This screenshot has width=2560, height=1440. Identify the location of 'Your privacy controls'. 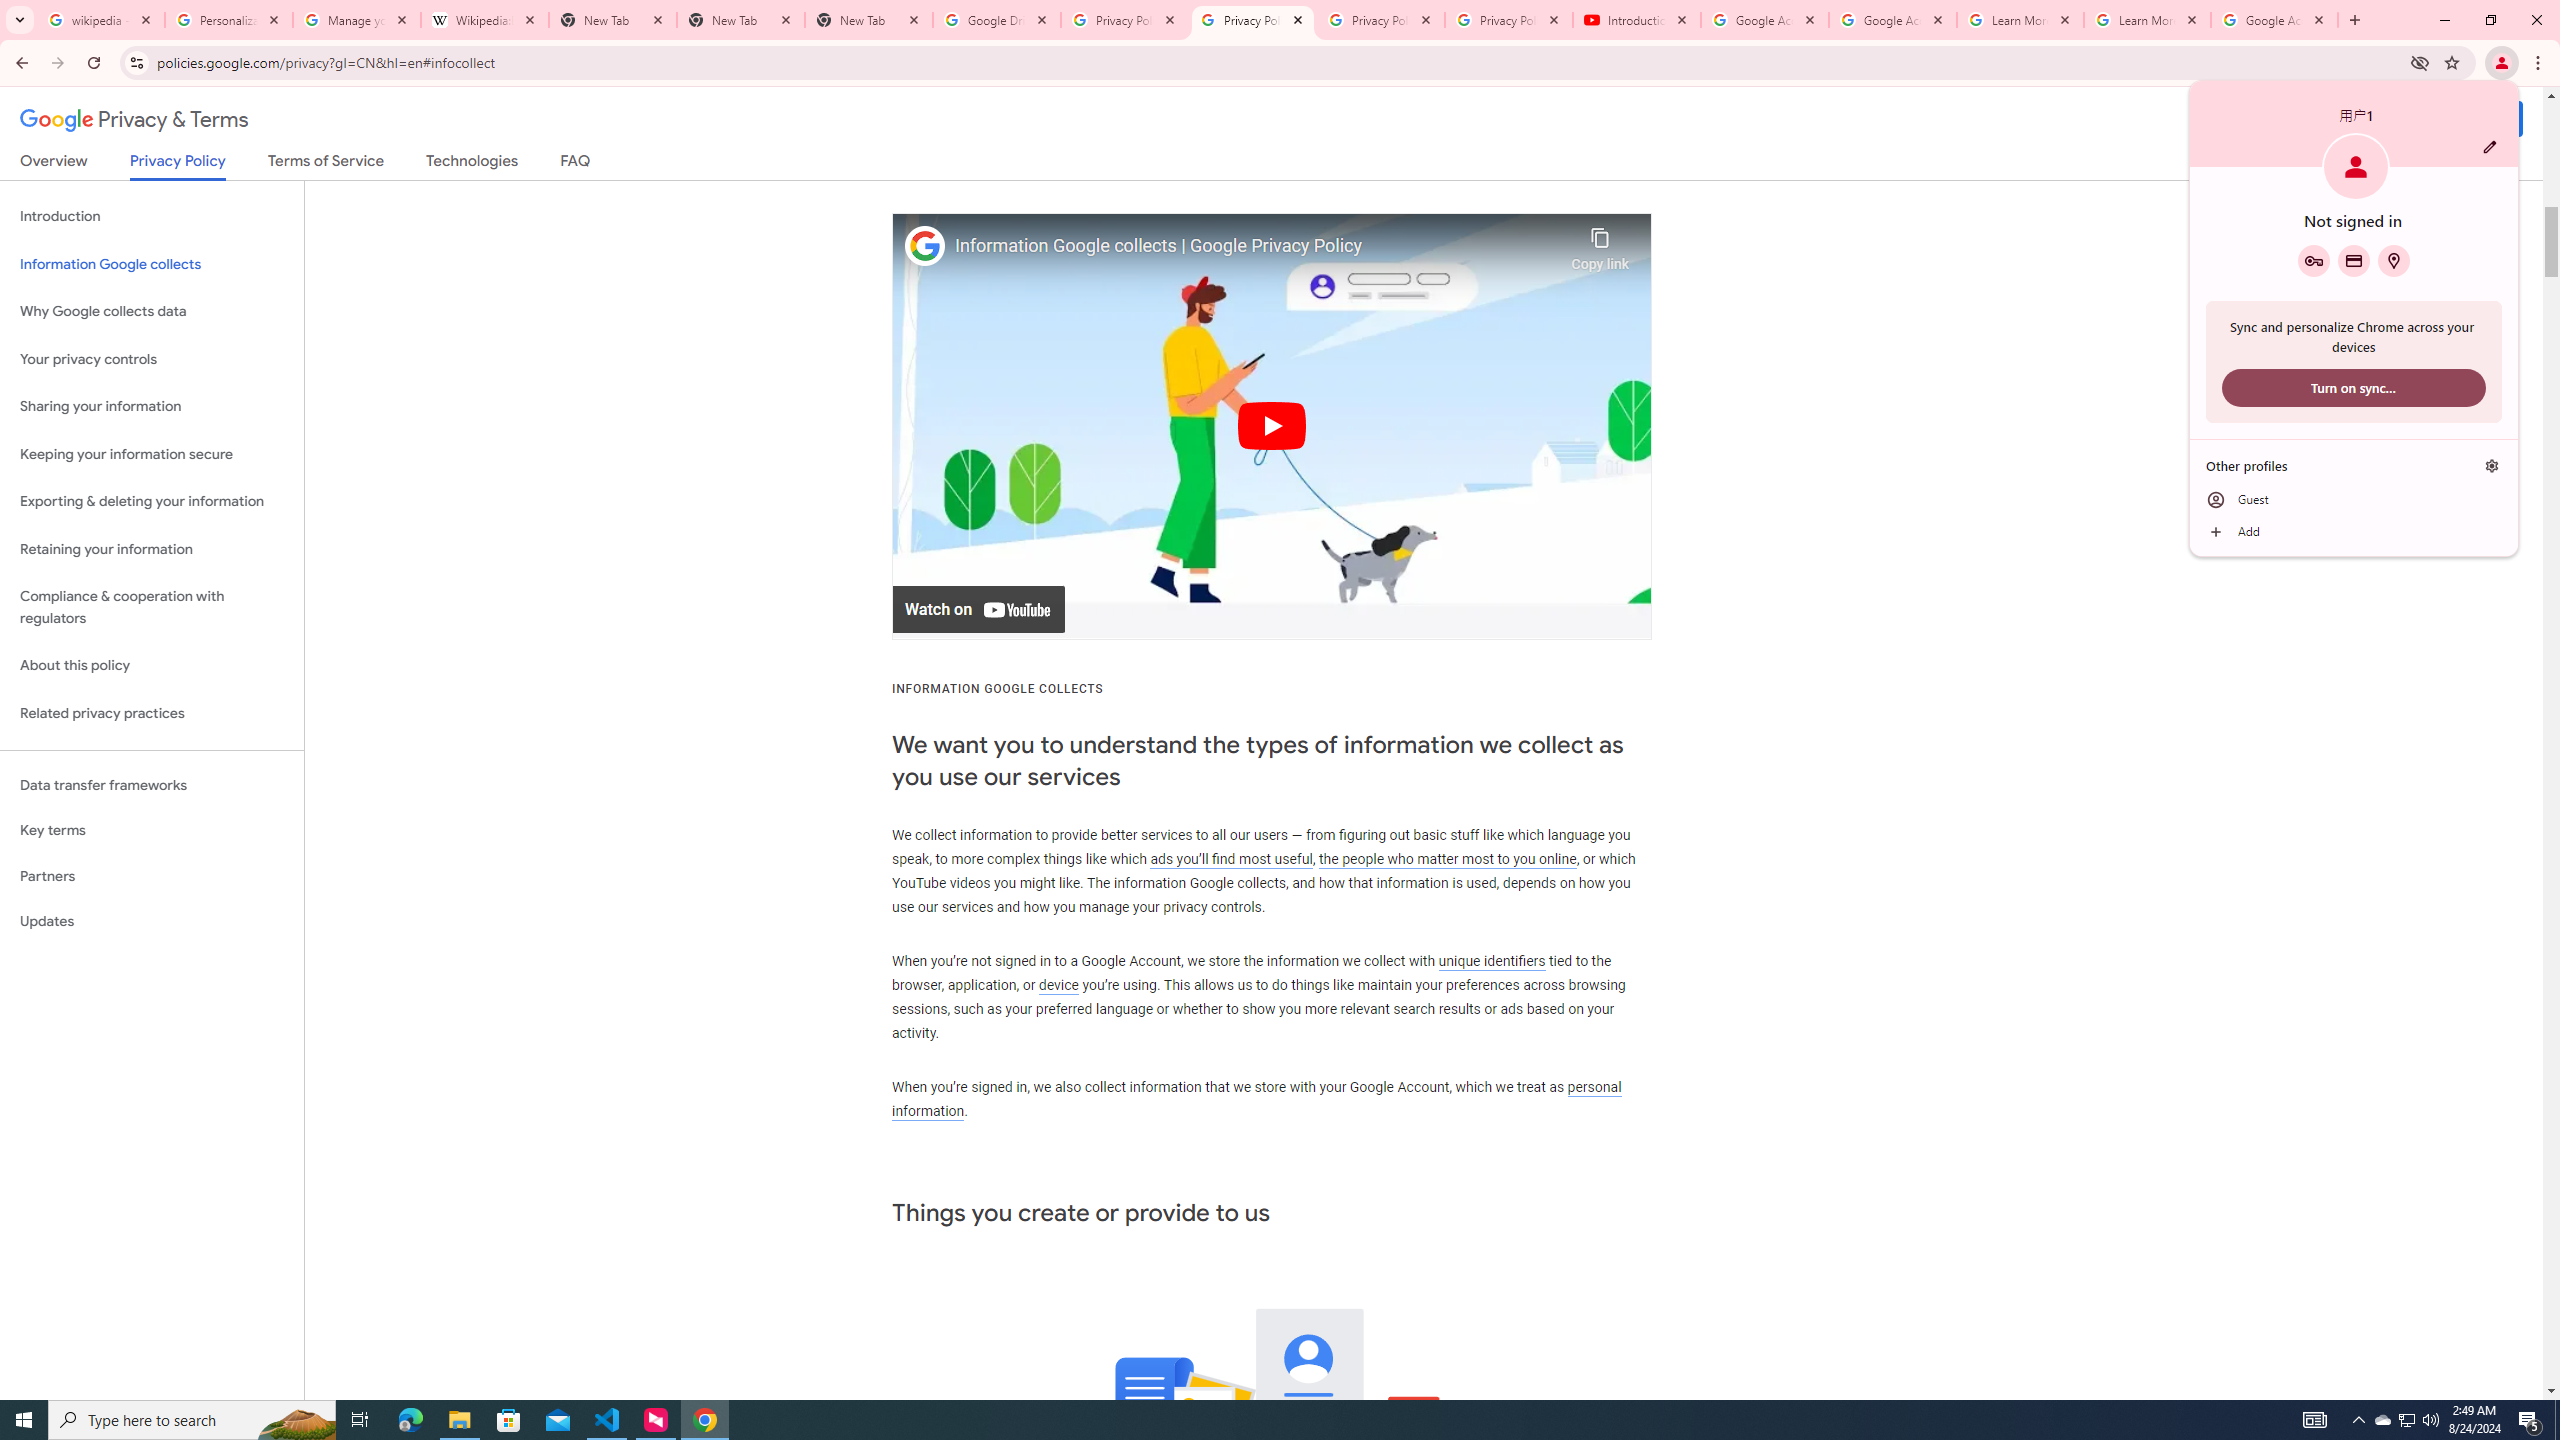
(151, 360).